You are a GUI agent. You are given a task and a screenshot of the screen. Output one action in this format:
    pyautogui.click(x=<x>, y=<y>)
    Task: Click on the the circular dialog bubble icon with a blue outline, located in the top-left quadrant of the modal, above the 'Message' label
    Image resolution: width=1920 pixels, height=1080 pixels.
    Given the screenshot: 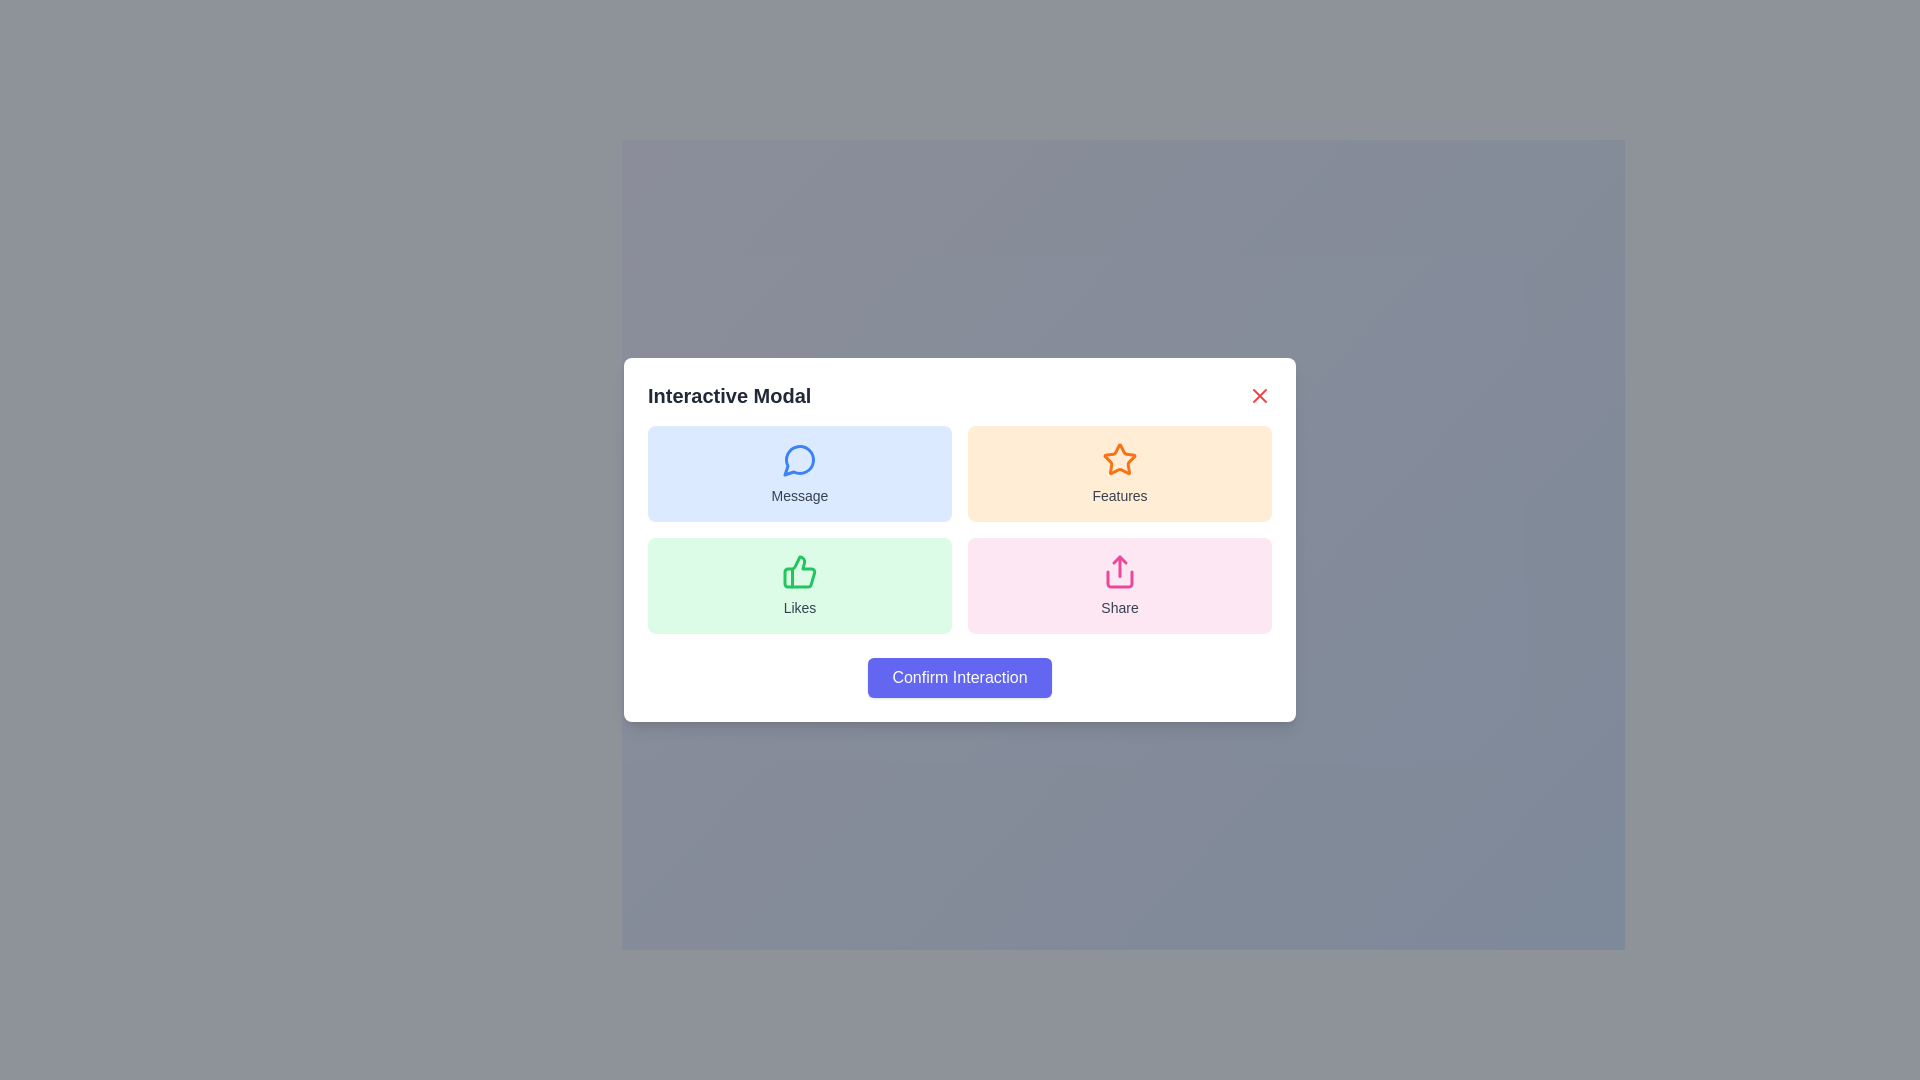 What is the action you would take?
    pyautogui.click(x=798, y=460)
    